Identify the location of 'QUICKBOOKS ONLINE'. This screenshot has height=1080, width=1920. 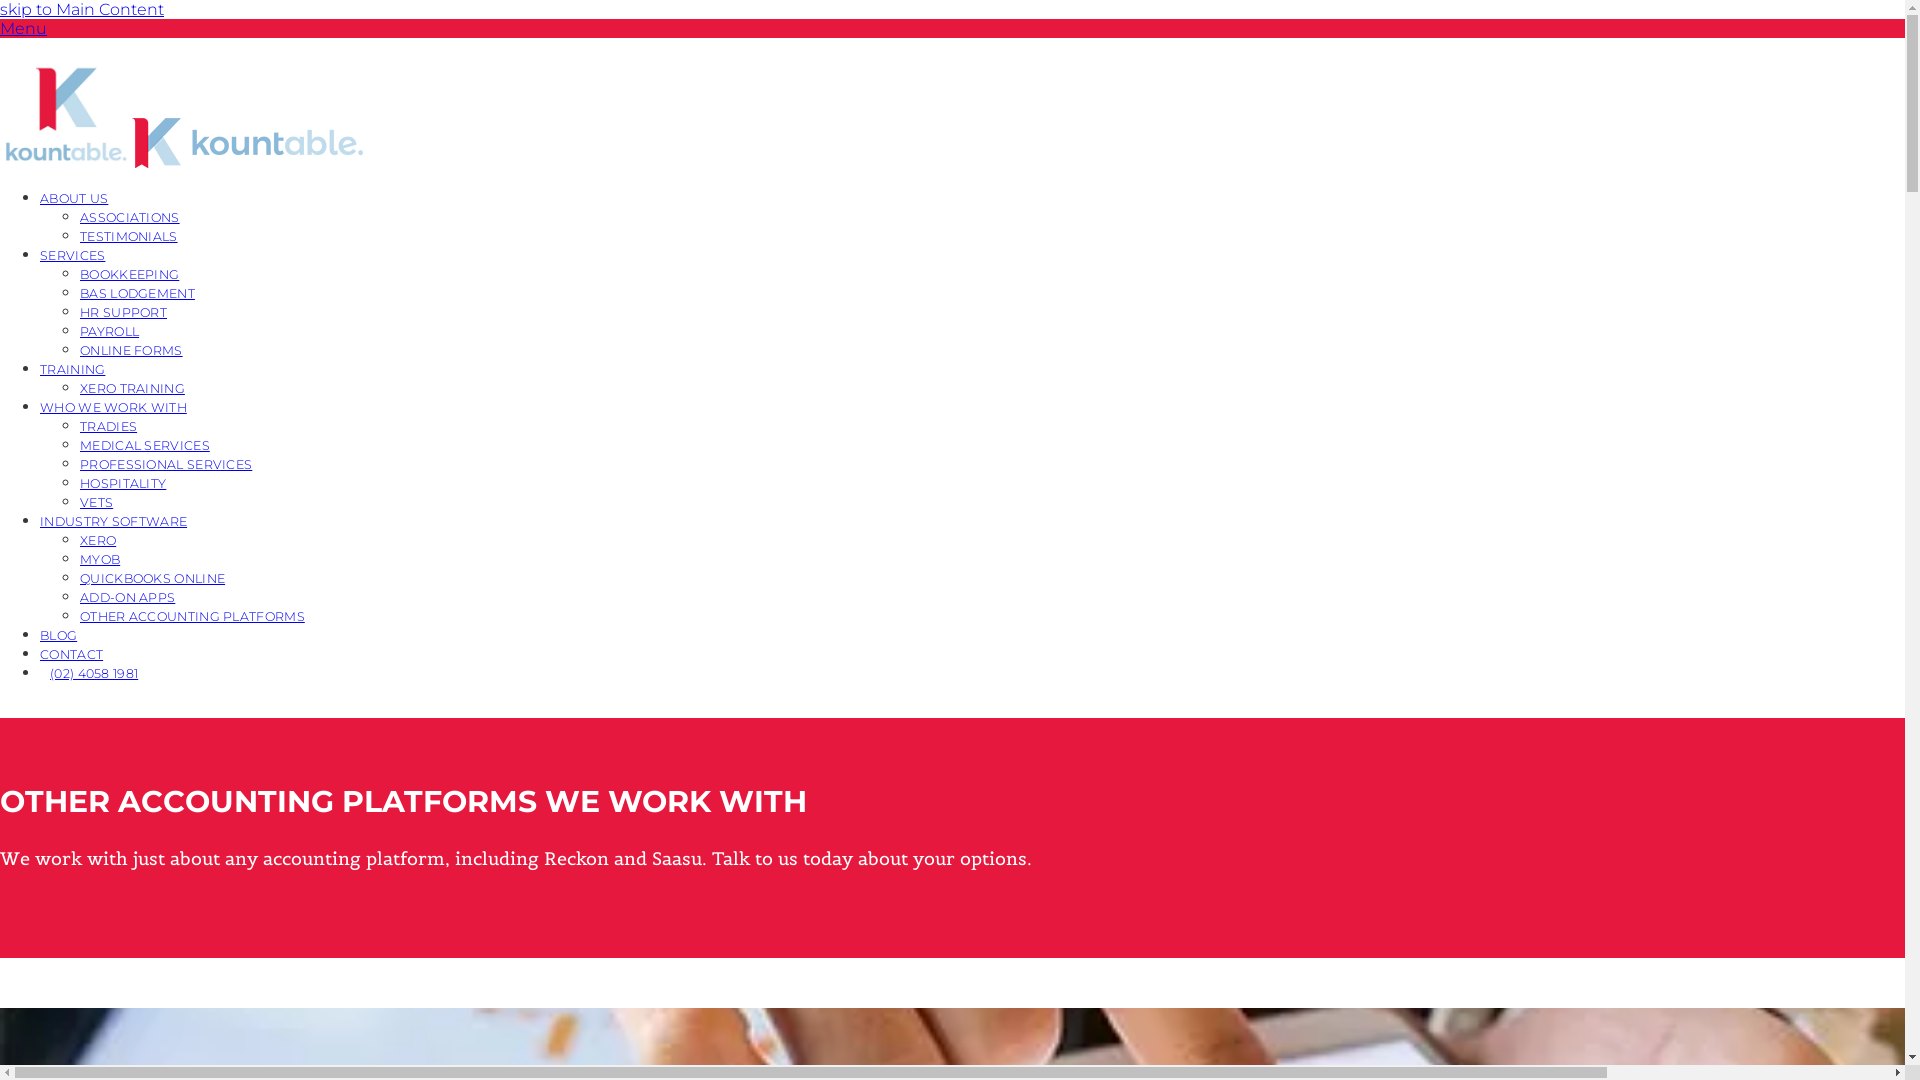
(151, 577).